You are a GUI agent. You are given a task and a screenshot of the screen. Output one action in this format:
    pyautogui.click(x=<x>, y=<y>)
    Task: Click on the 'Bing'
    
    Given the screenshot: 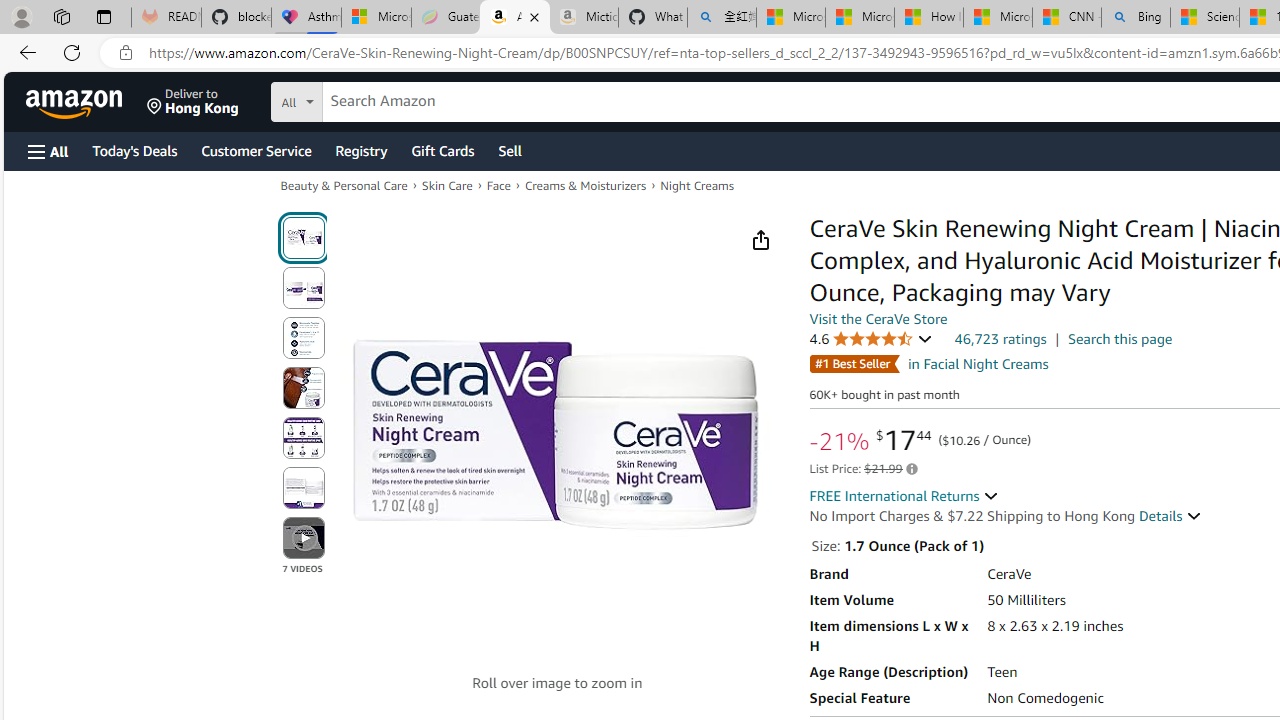 What is the action you would take?
    pyautogui.click(x=1136, y=17)
    